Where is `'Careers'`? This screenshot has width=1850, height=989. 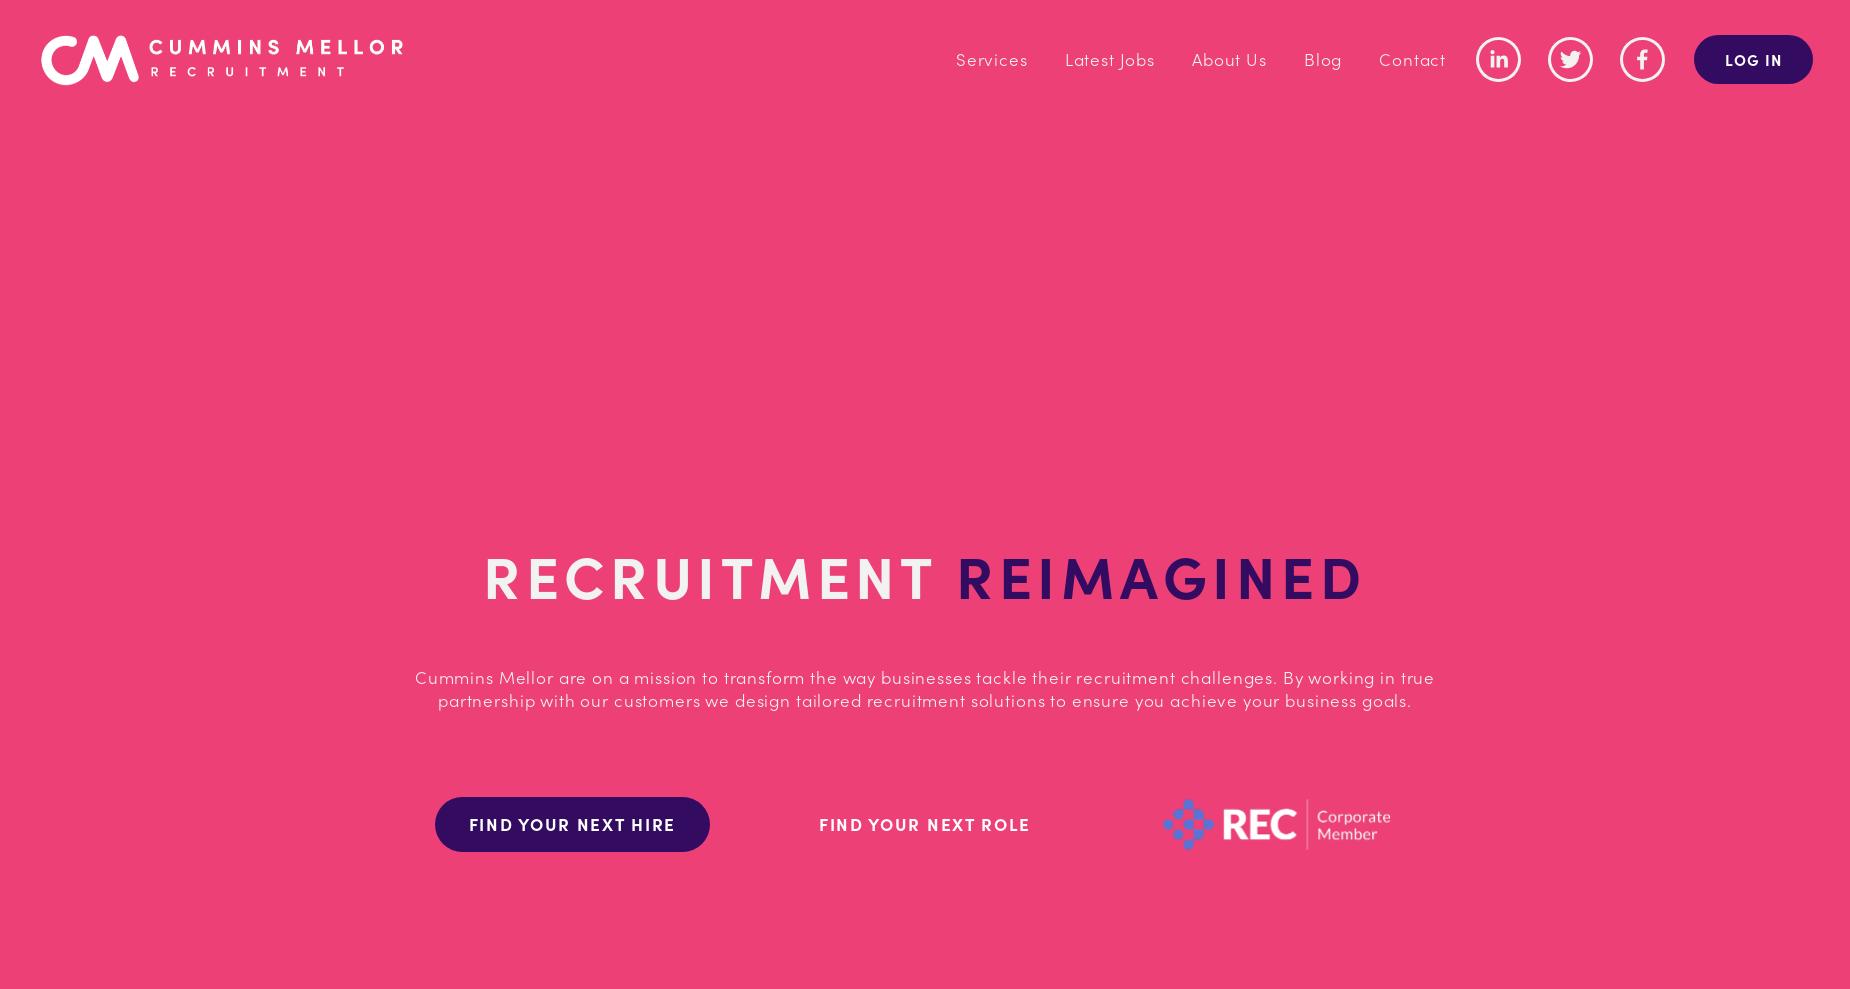 'Careers' is located at coordinates (1176, 133).